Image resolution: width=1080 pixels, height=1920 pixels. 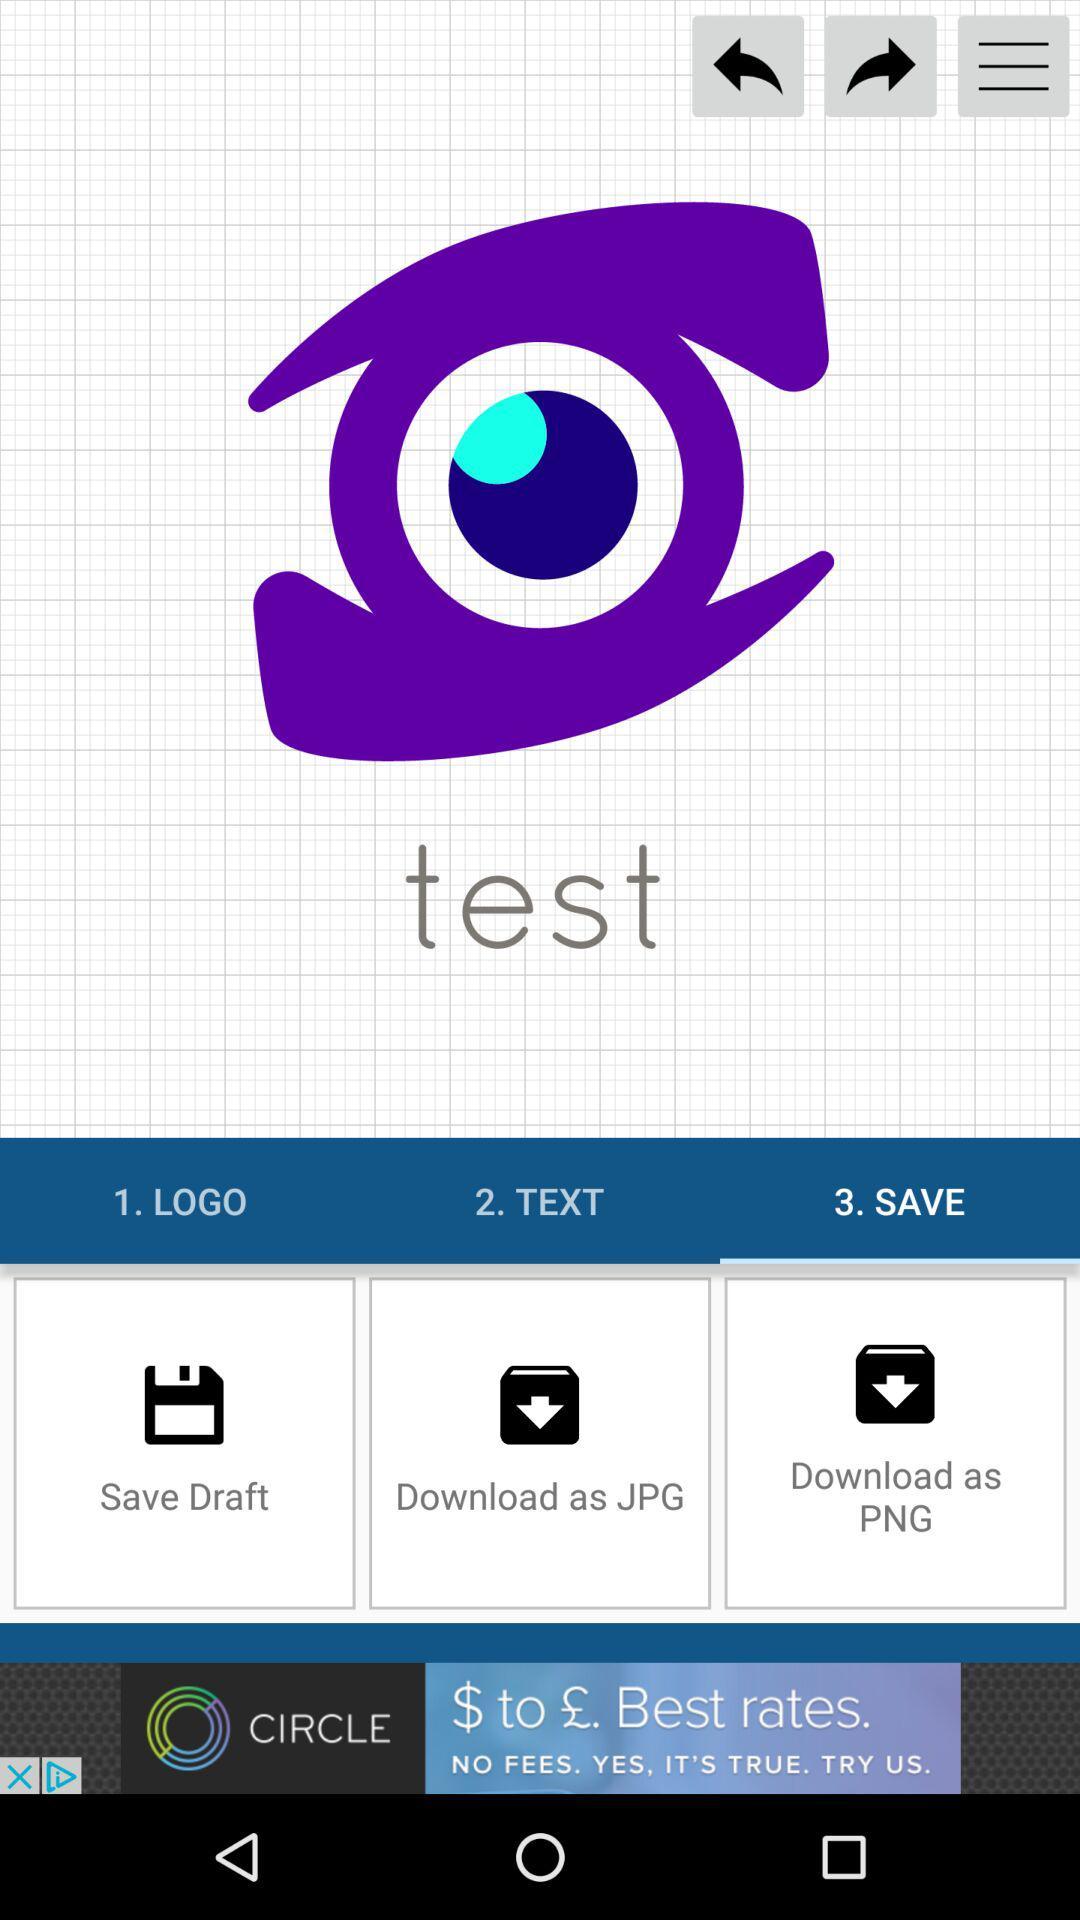 I want to click on backward, so click(x=748, y=66).